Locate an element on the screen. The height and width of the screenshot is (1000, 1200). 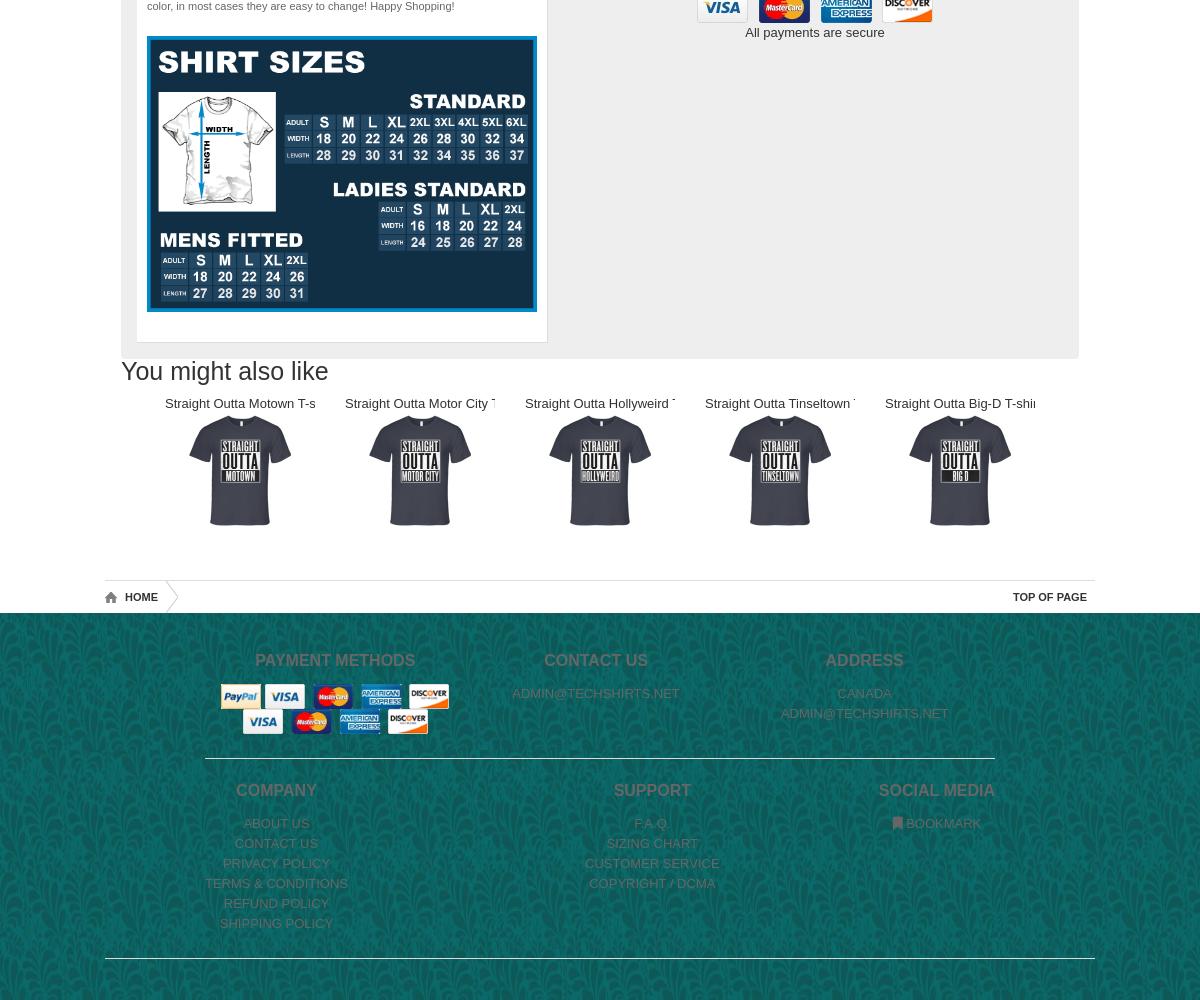
'Company' is located at coordinates (275, 790).